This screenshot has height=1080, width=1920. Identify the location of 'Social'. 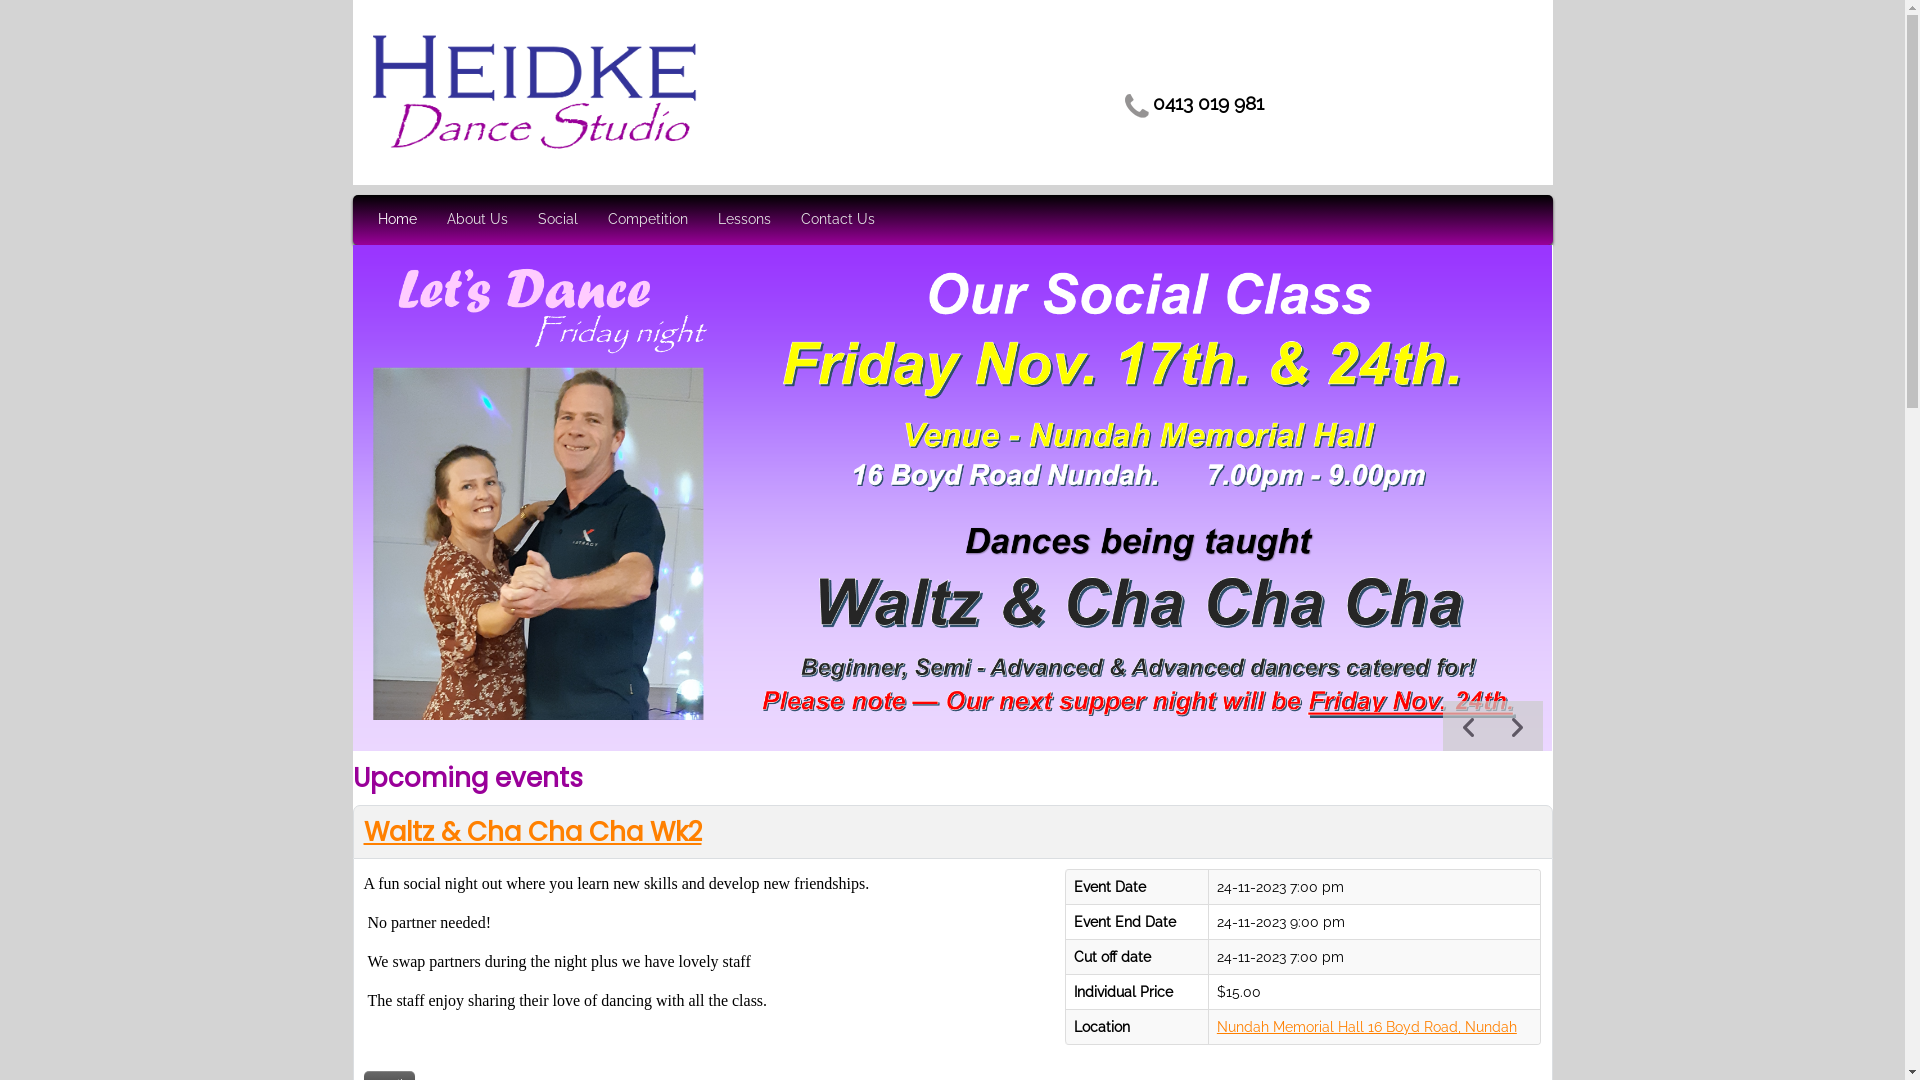
(557, 219).